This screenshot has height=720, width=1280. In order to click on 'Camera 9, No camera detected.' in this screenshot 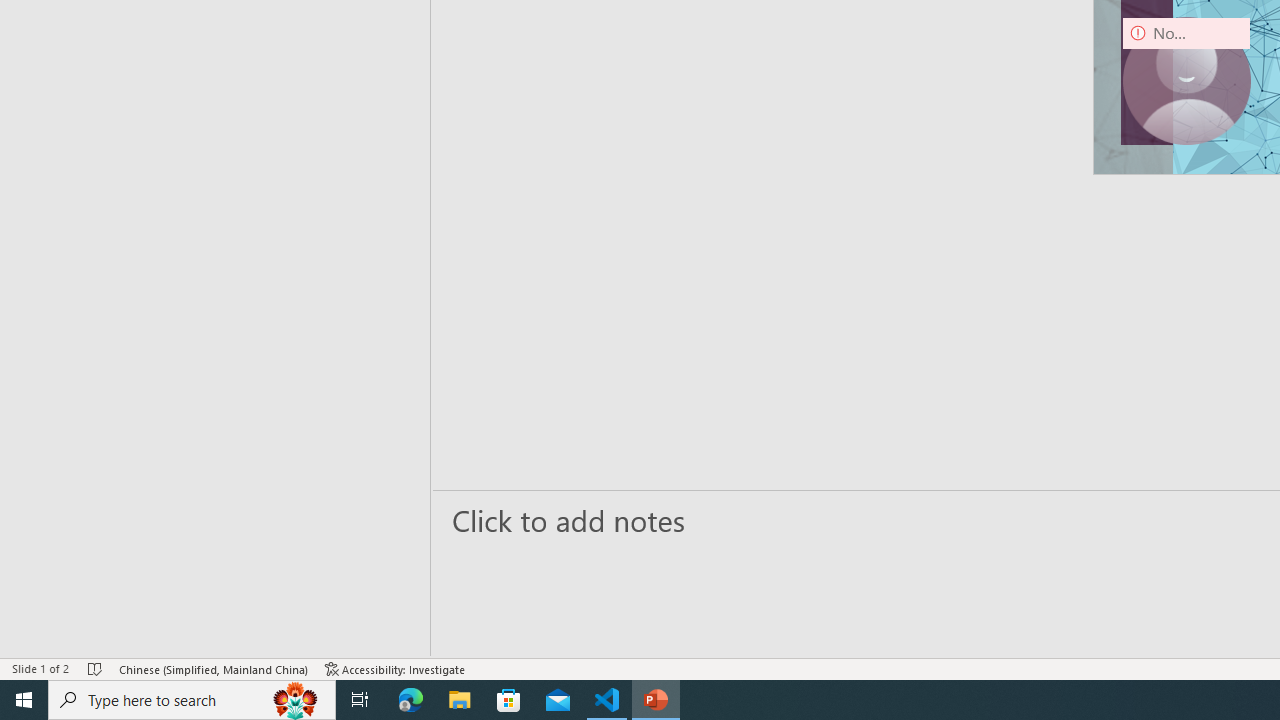, I will do `click(1186, 80)`.